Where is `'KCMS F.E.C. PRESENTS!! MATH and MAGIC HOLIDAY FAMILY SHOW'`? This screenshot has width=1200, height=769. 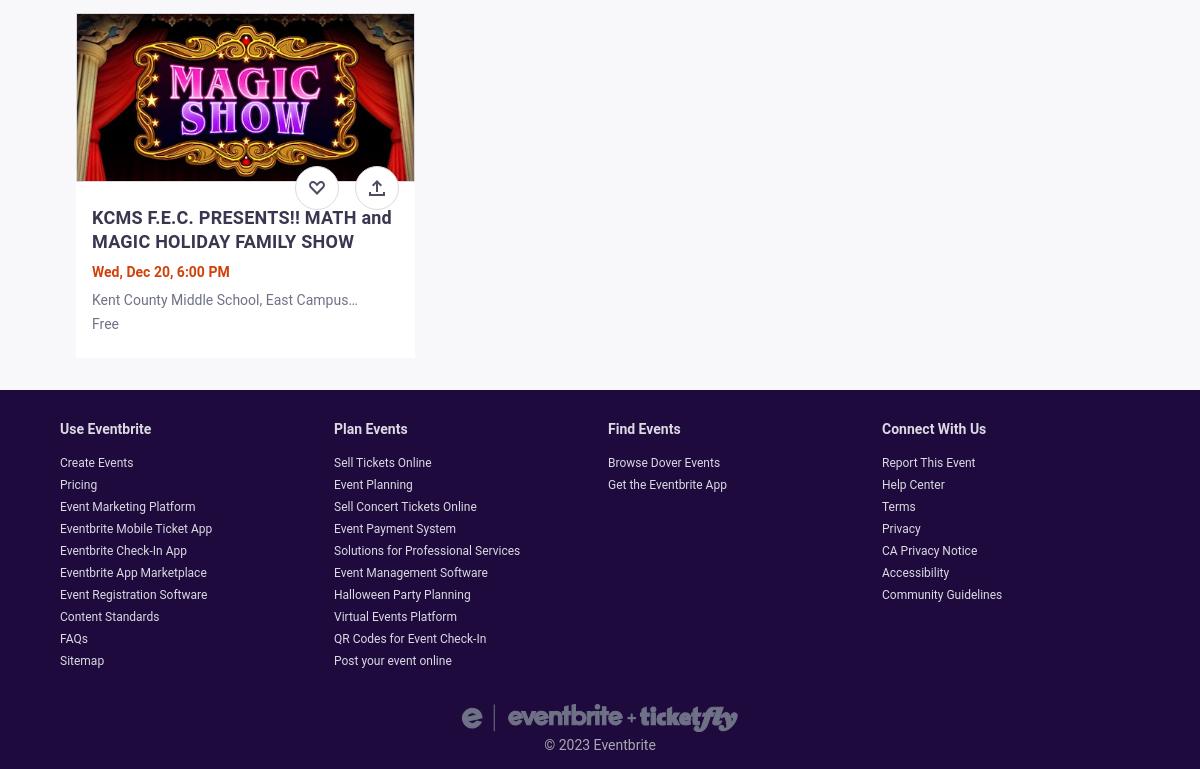
'KCMS F.E.C. PRESENTS!! MATH and MAGIC HOLIDAY FAMILY SHOW' is located at coordinates (241, 229).